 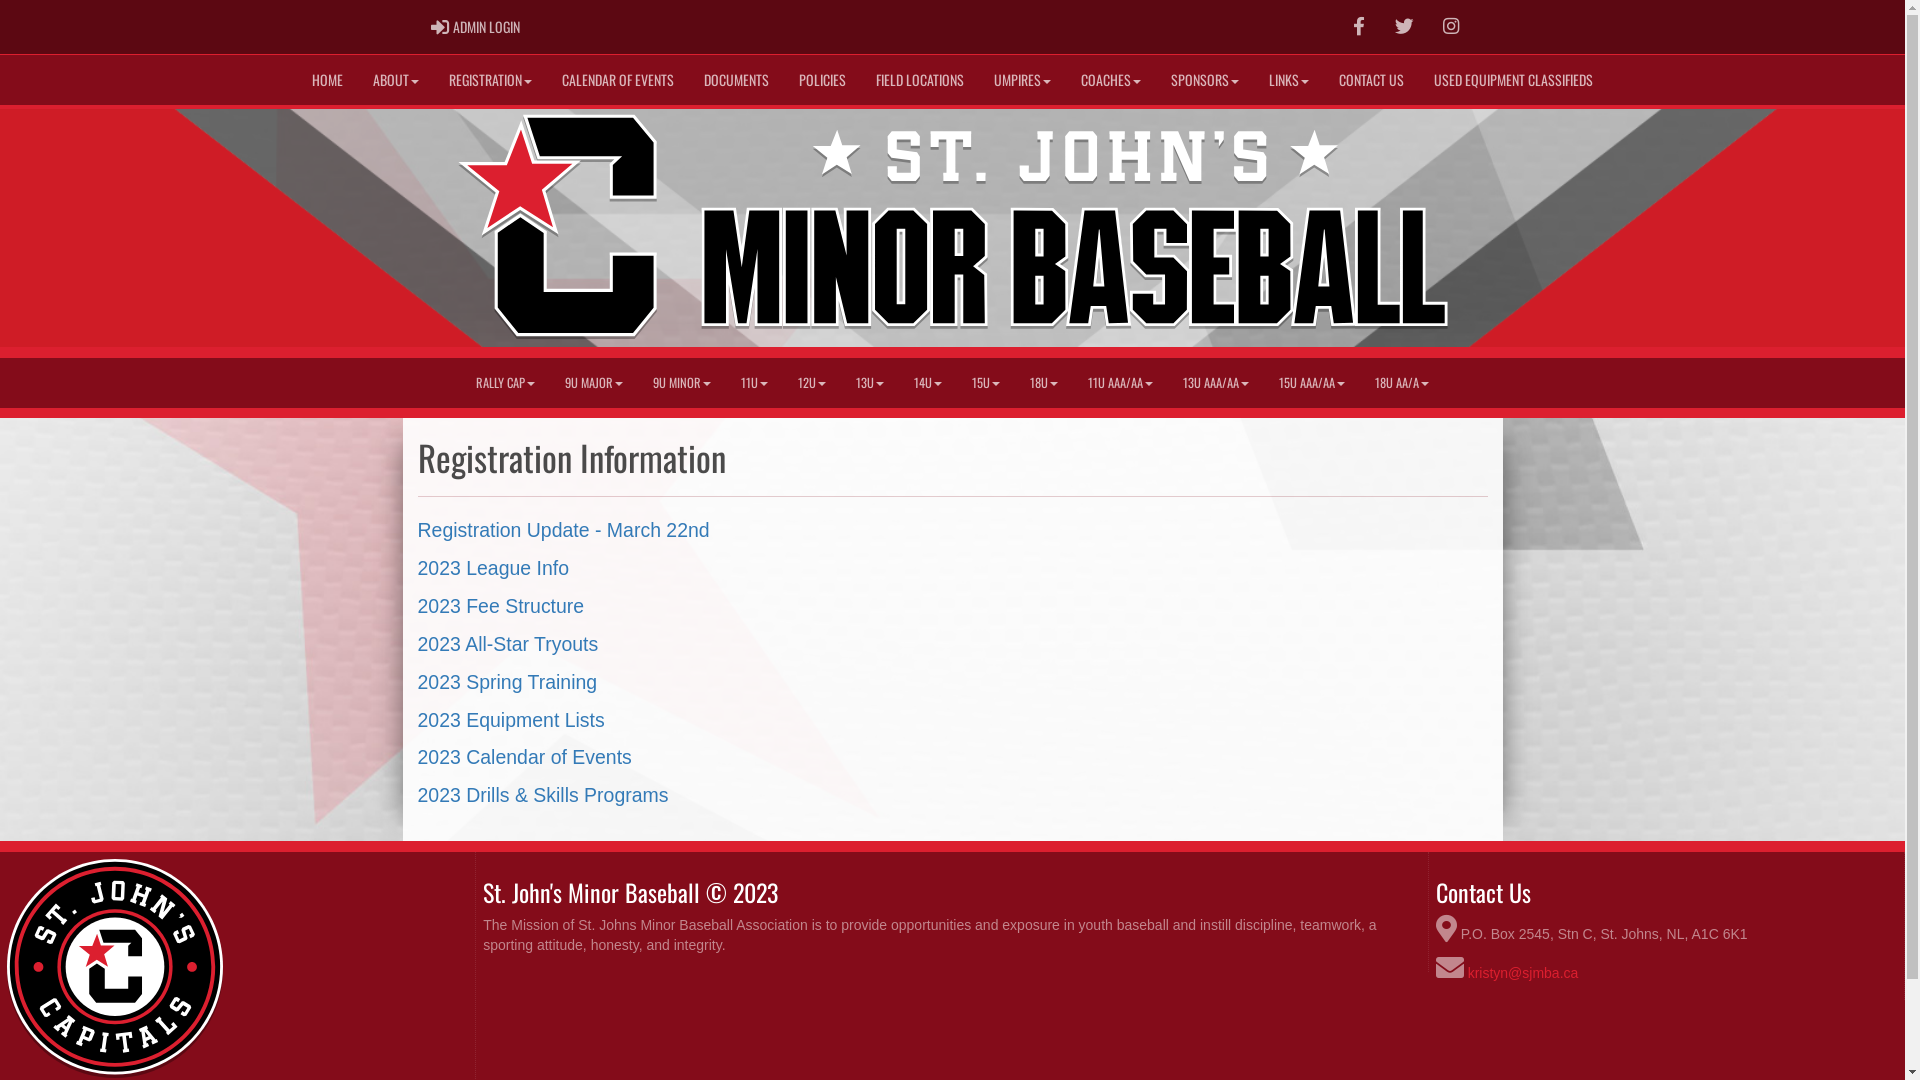 What do you see at coordinates (1214, 382) in the screenshot?
I see `'13U AAA/AA'` at bounding box center [1214, 382].